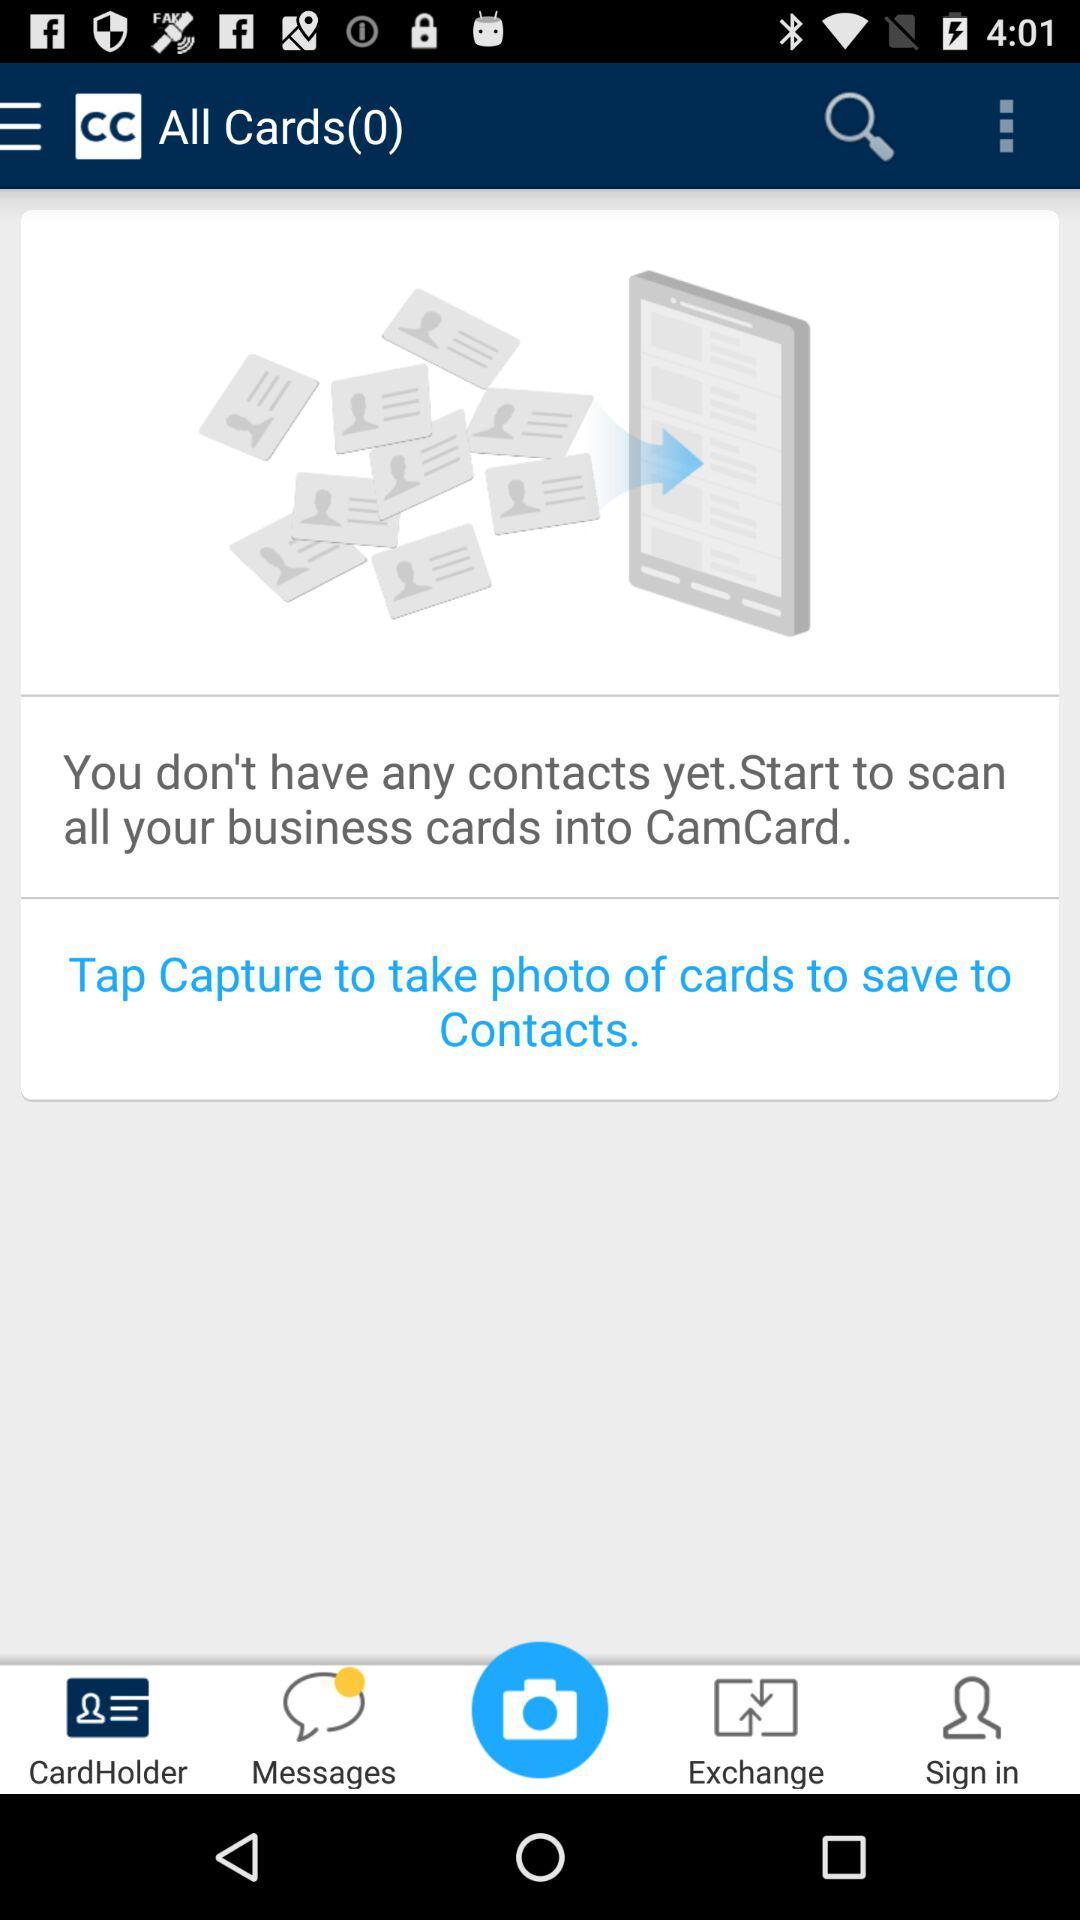  I want to click on item next to messages app, so click(540, 1708).